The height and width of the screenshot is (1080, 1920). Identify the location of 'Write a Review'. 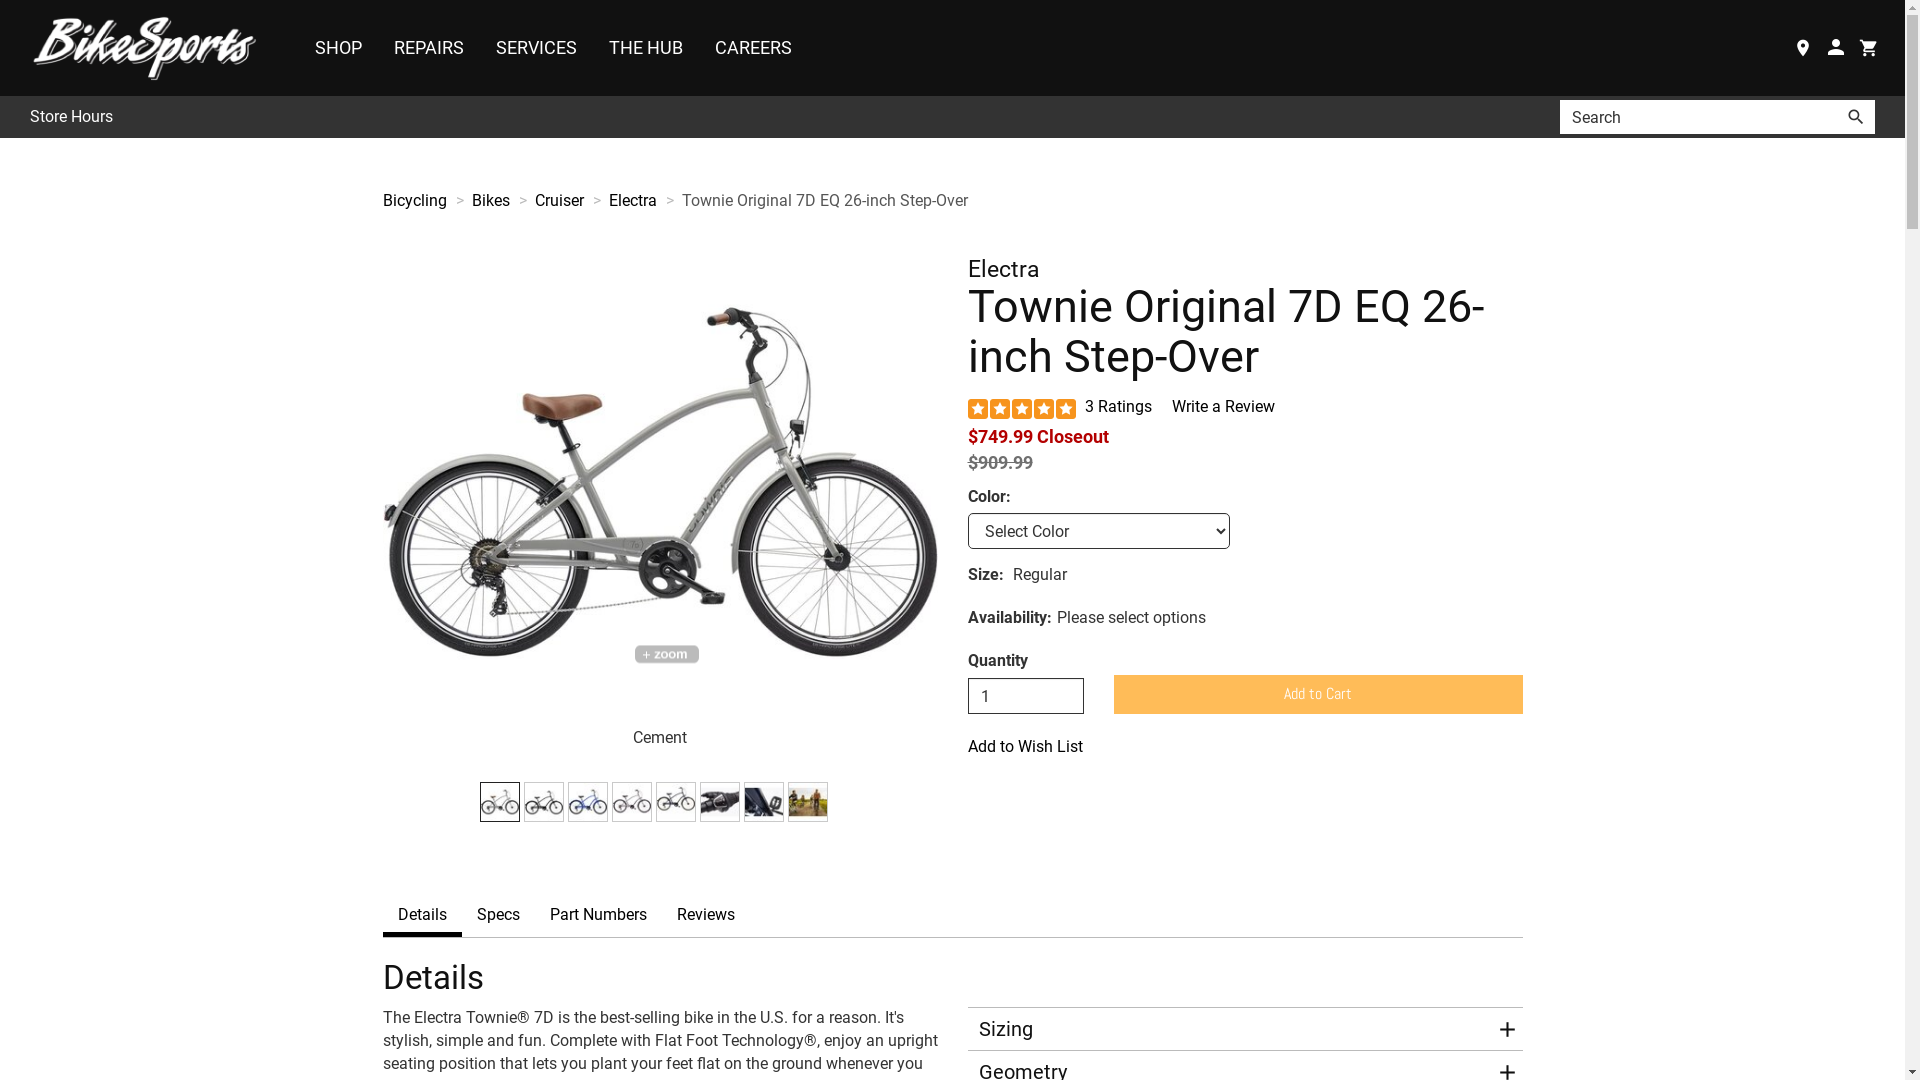
(1222, 405).